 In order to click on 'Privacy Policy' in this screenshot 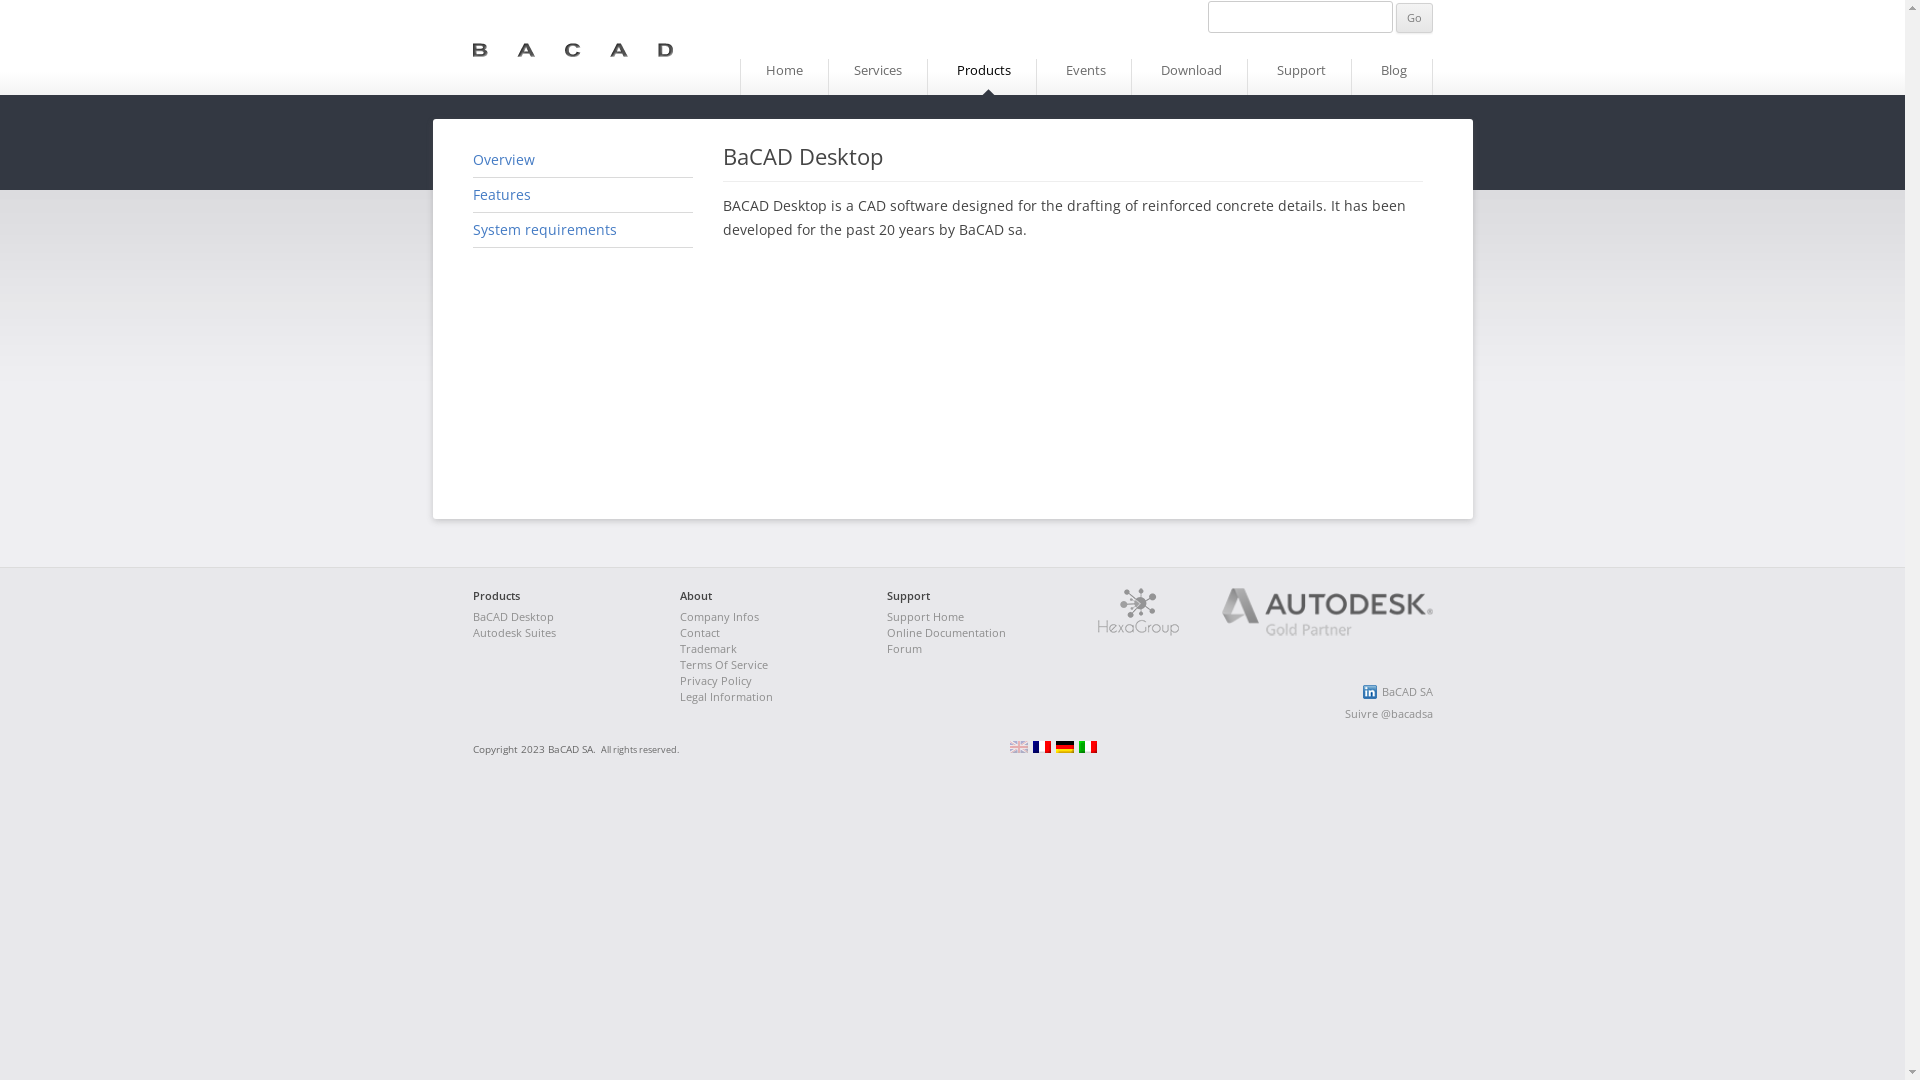, I will do `click(680, 679)`.